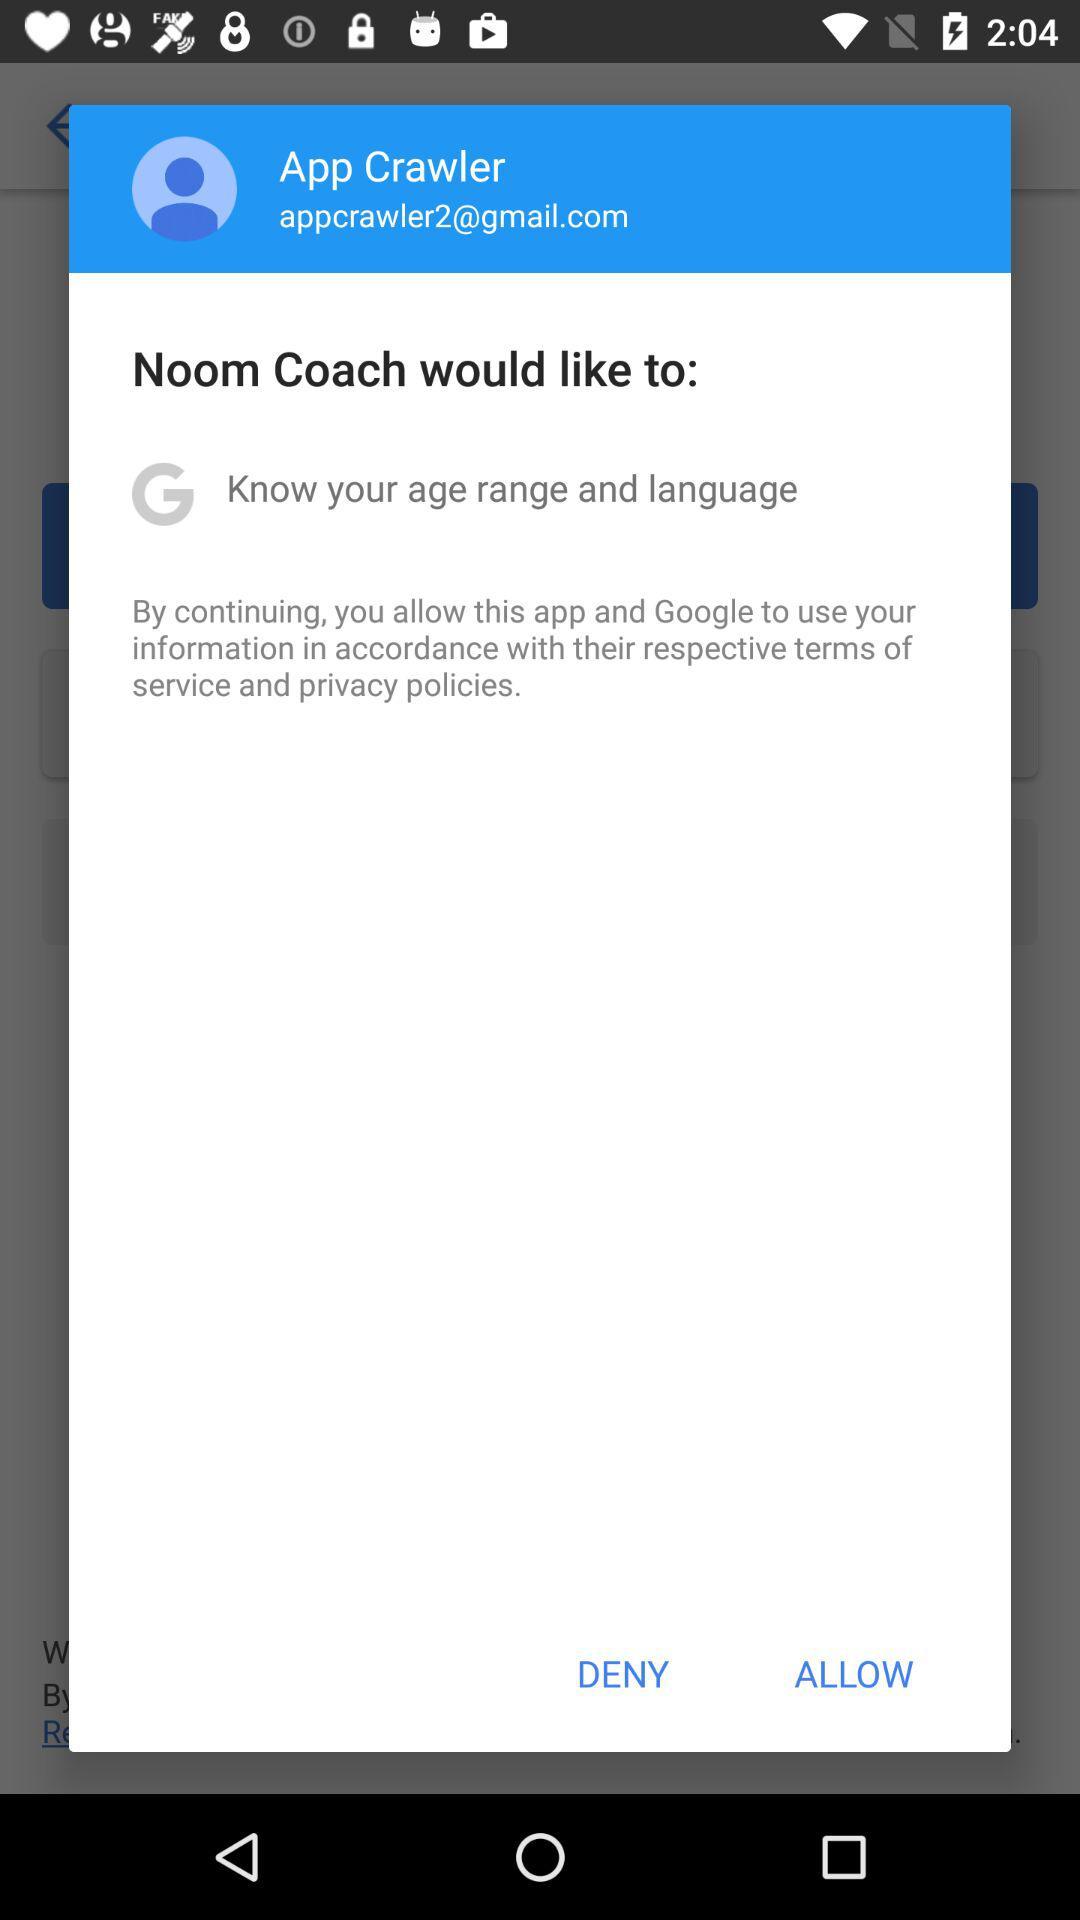 The height and width of the screenshot is (1920, 1080). What do you see at coordinates (621, 1673) in the screenshot?
I see `the icon next to allow button` at bounding box center [621, 1673].